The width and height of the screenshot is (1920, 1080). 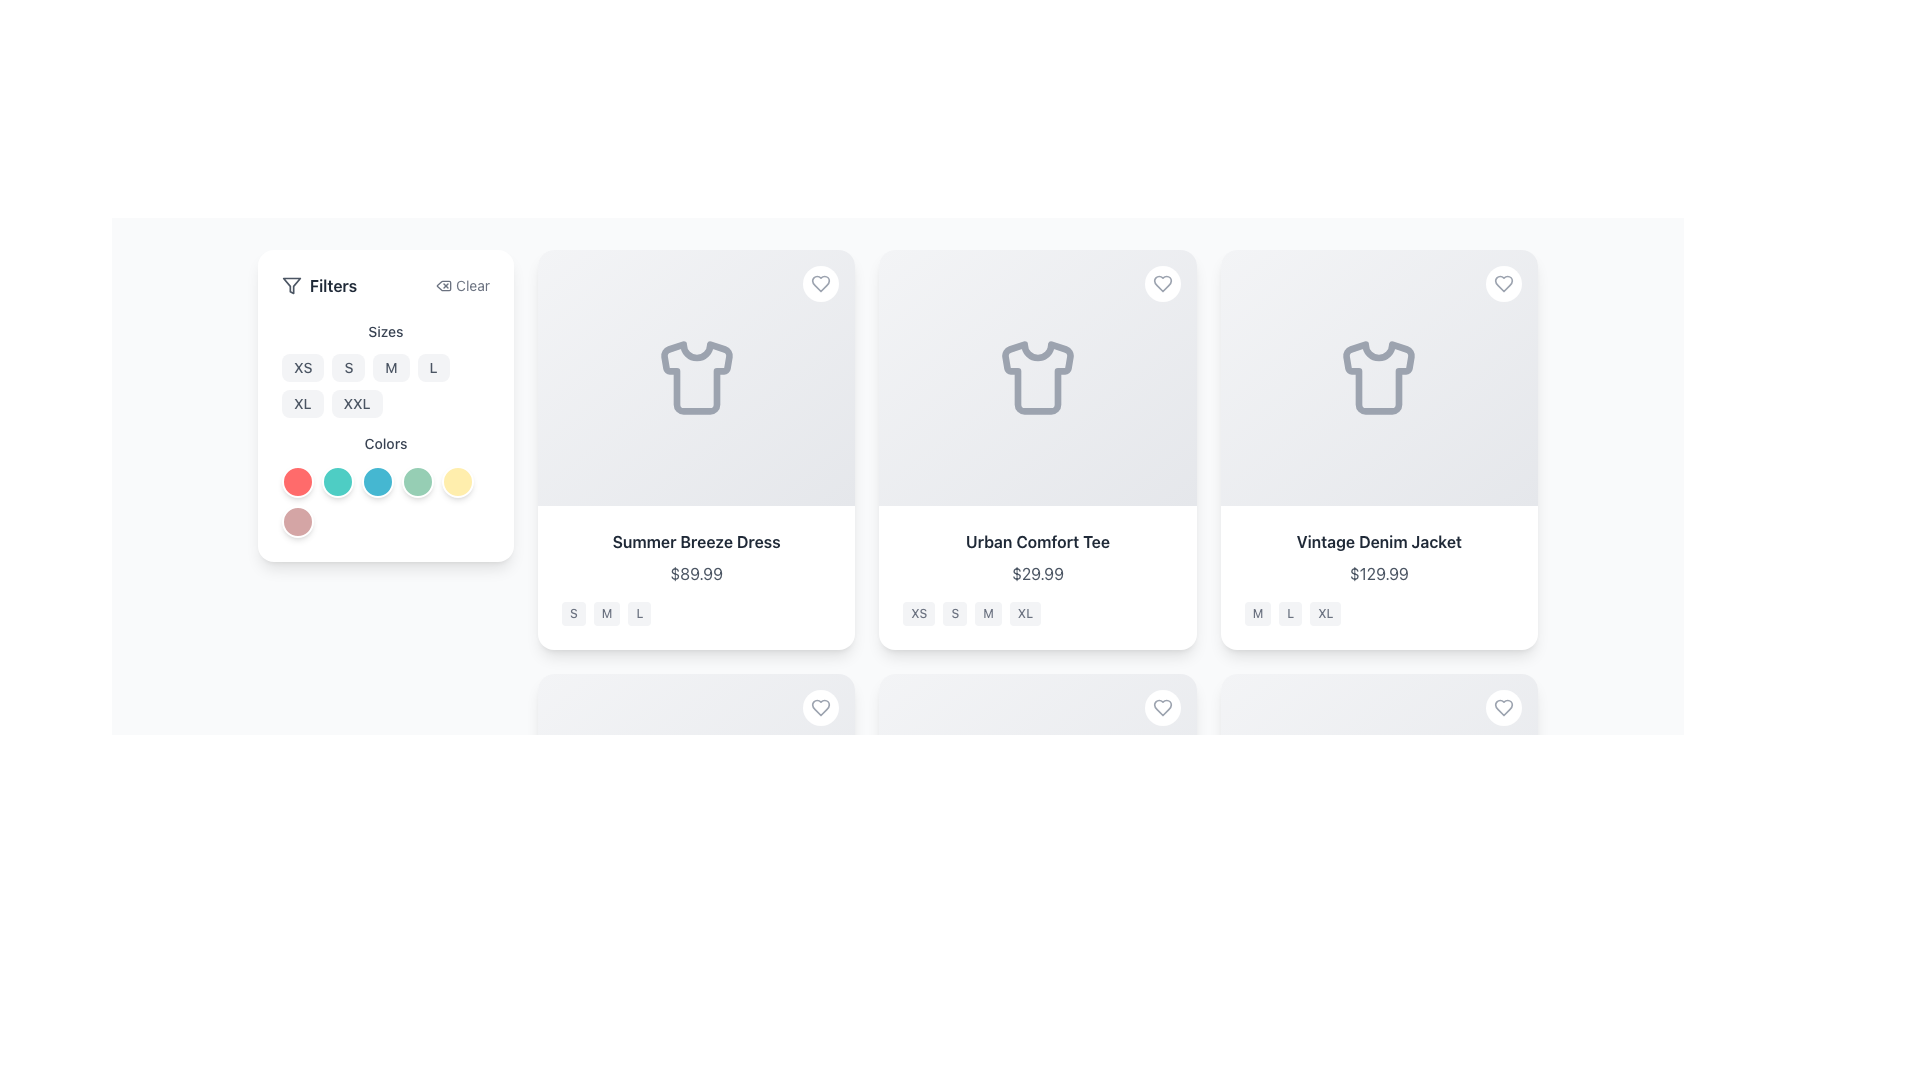 What do you see at coordinates (1503, 284) in the screenshot?
I see `the button in the top-right corner of the 'Vintage Denim Jacket' card` at bounding box center [1503, 284].